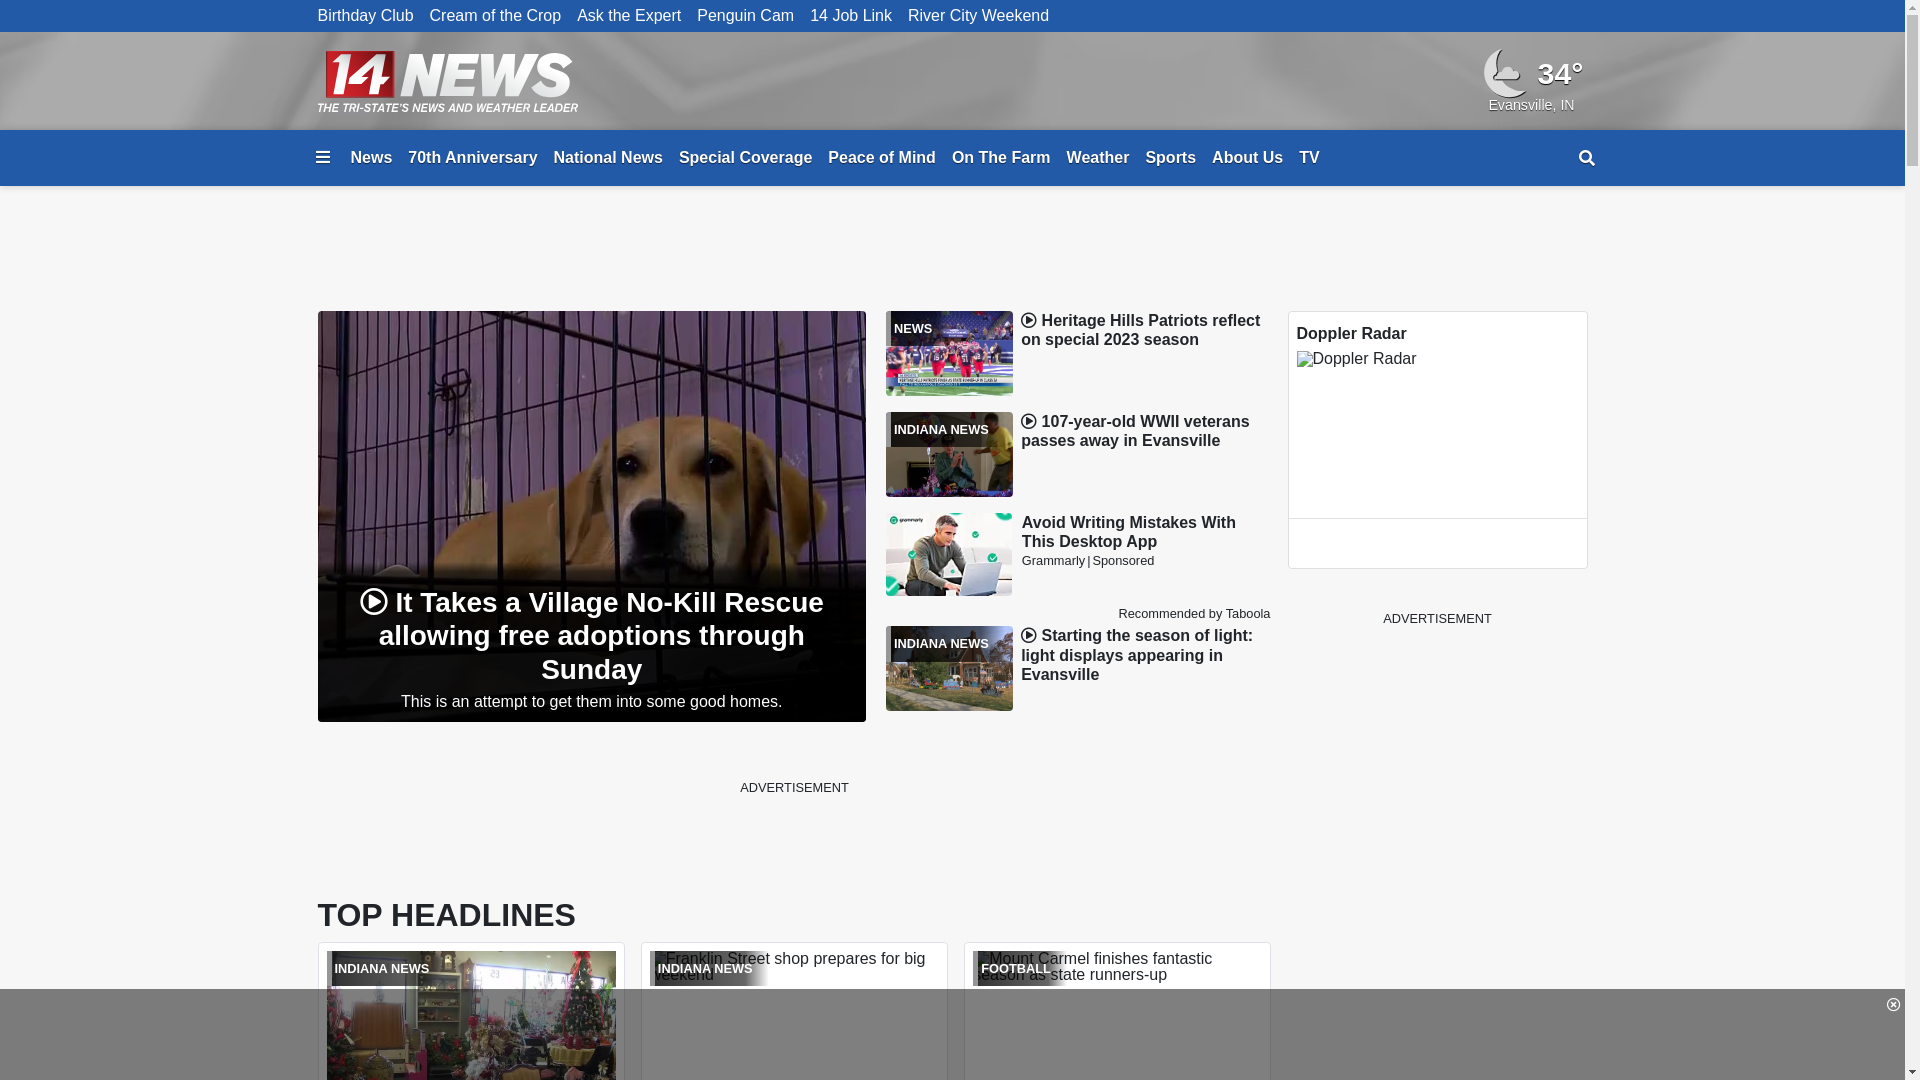  What do you see at coordinates (471, 157) in the screenshot?
I see `'70th Anniversary'` at bounding box center [471, 157].